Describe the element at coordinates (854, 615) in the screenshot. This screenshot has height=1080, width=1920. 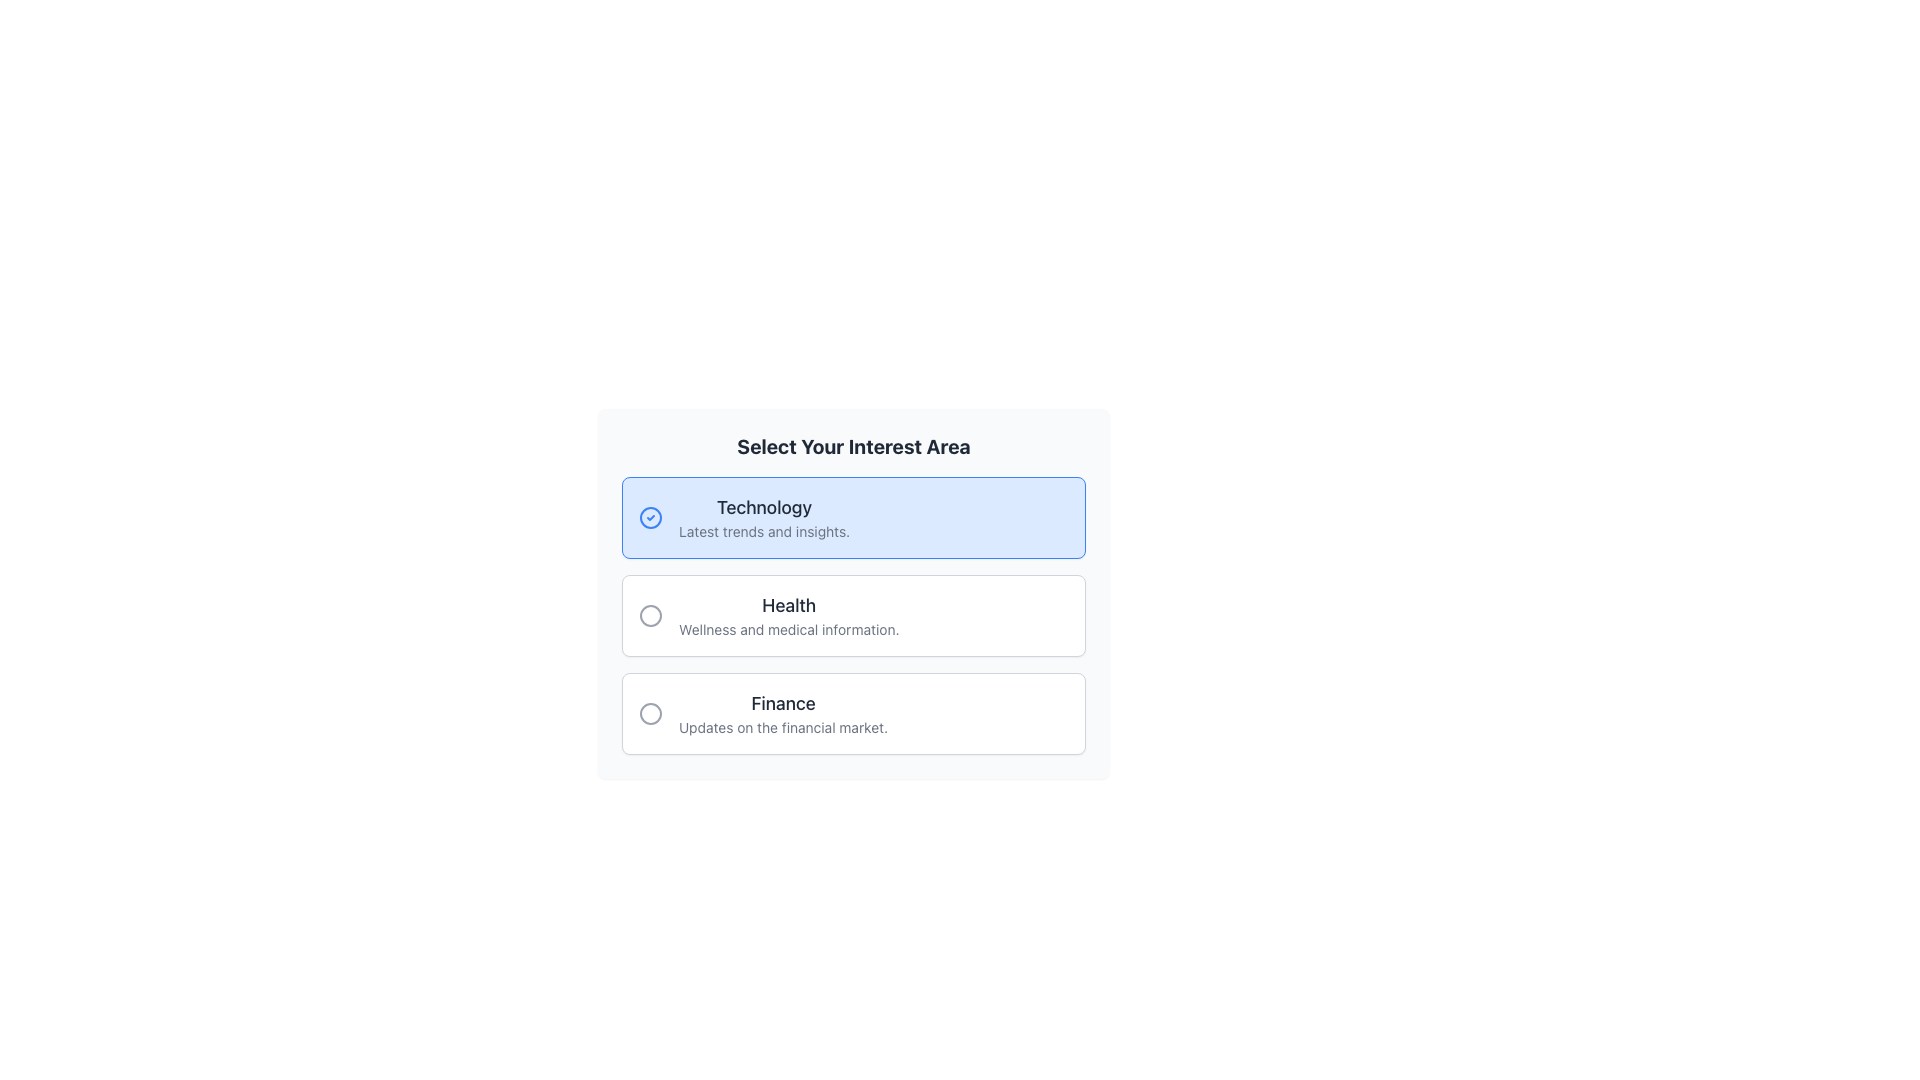
I see `the 'Health' selectable option within the 'Select Your Interest Area' widget` at that location.